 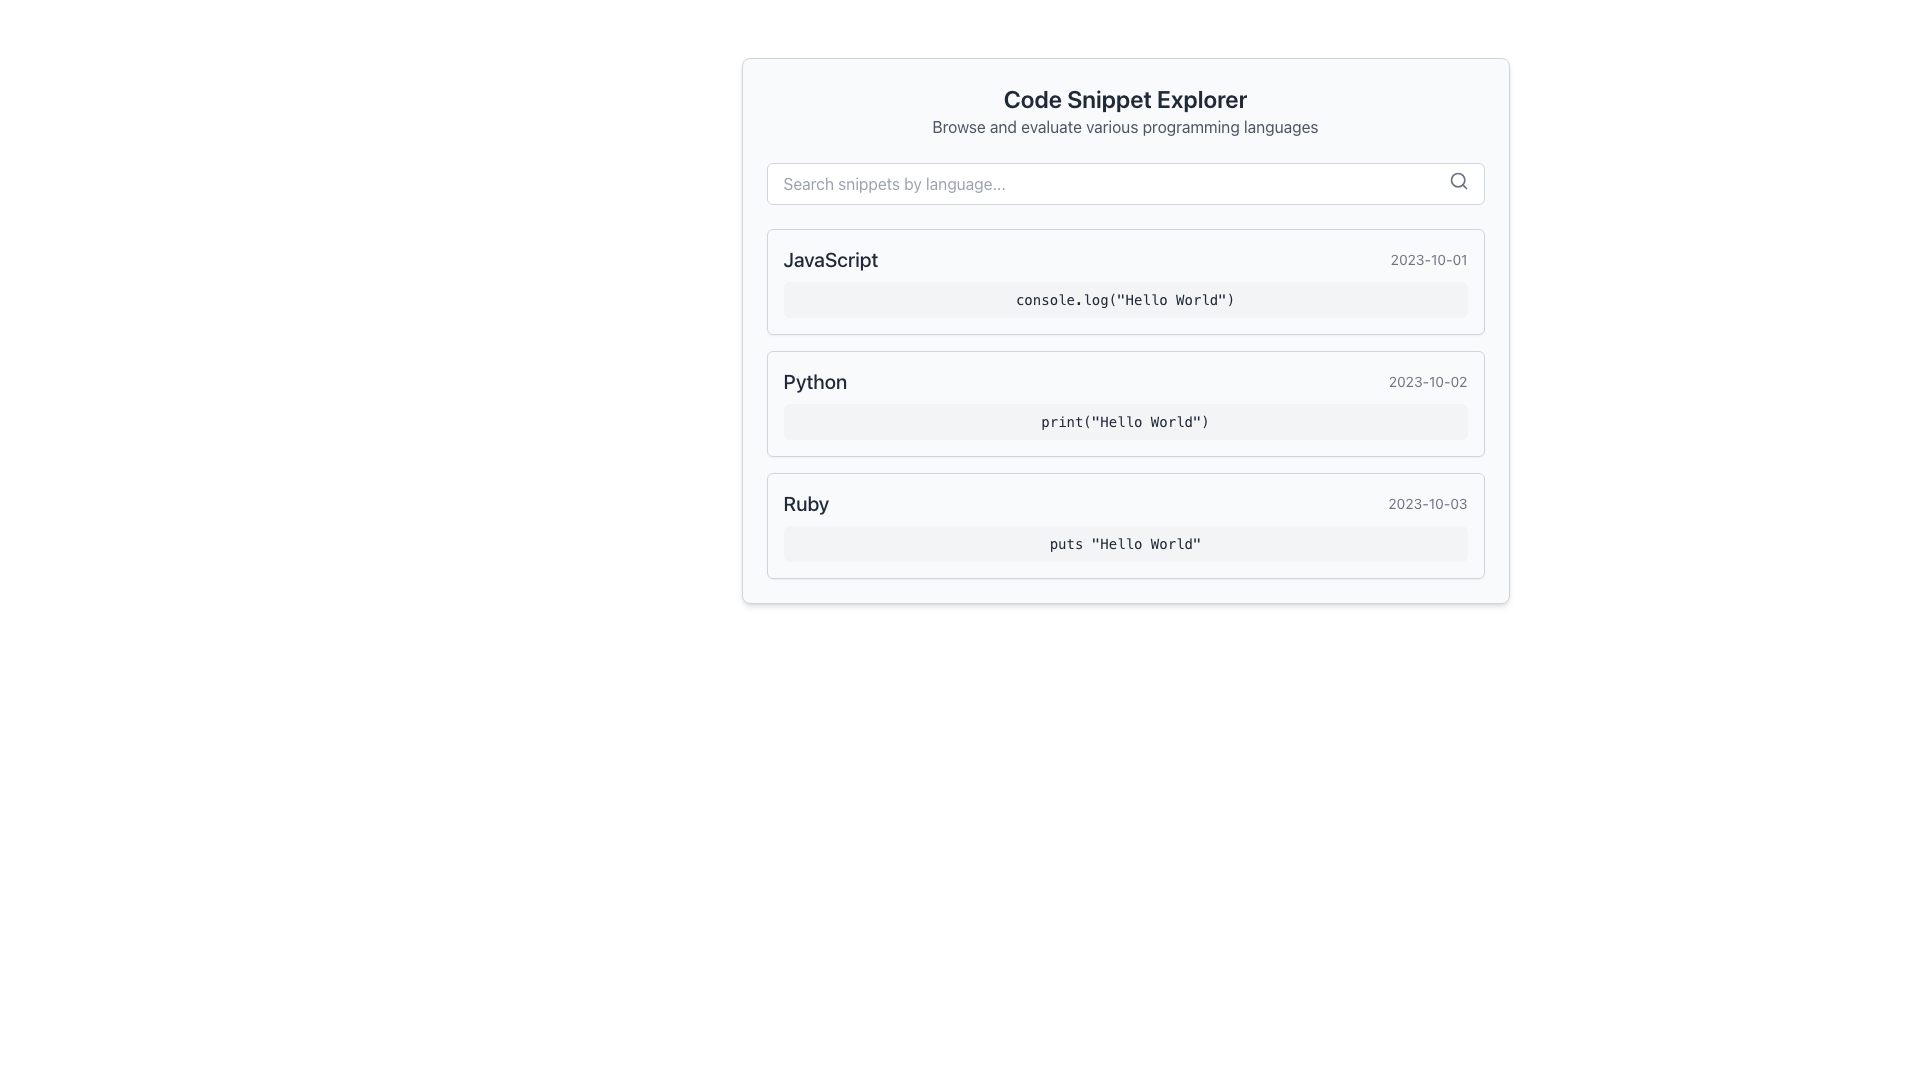 I want to click on the Code snippet display box that displays the Python code snippet 'print("Hello World")', located below the header 'Python2023-10-02' in the coding interface, so click(x=1125, y=420).